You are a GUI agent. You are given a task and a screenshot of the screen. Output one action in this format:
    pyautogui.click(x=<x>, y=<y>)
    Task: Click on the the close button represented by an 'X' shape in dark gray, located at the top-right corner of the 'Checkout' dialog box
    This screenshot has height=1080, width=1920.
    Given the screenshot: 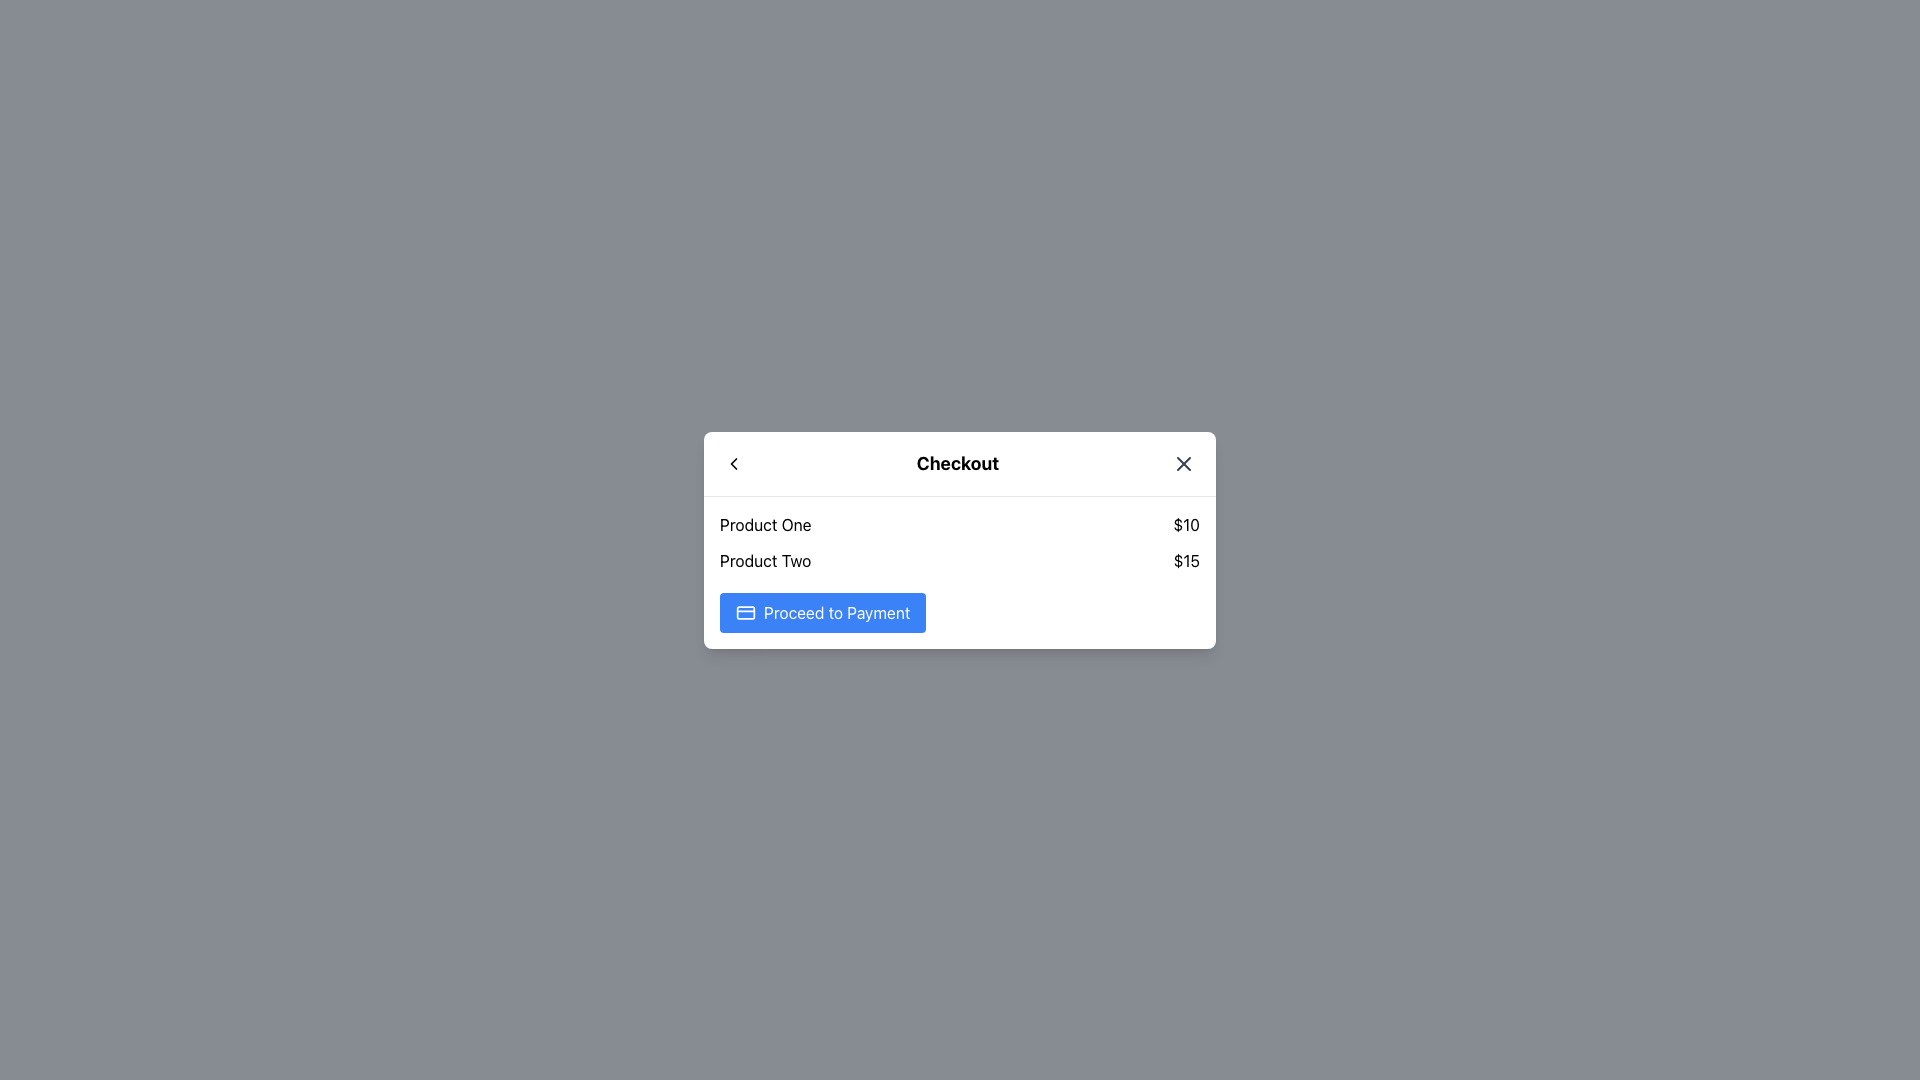 What is the action you would take?
    pyautogui.click(x=1184, y=463)
    